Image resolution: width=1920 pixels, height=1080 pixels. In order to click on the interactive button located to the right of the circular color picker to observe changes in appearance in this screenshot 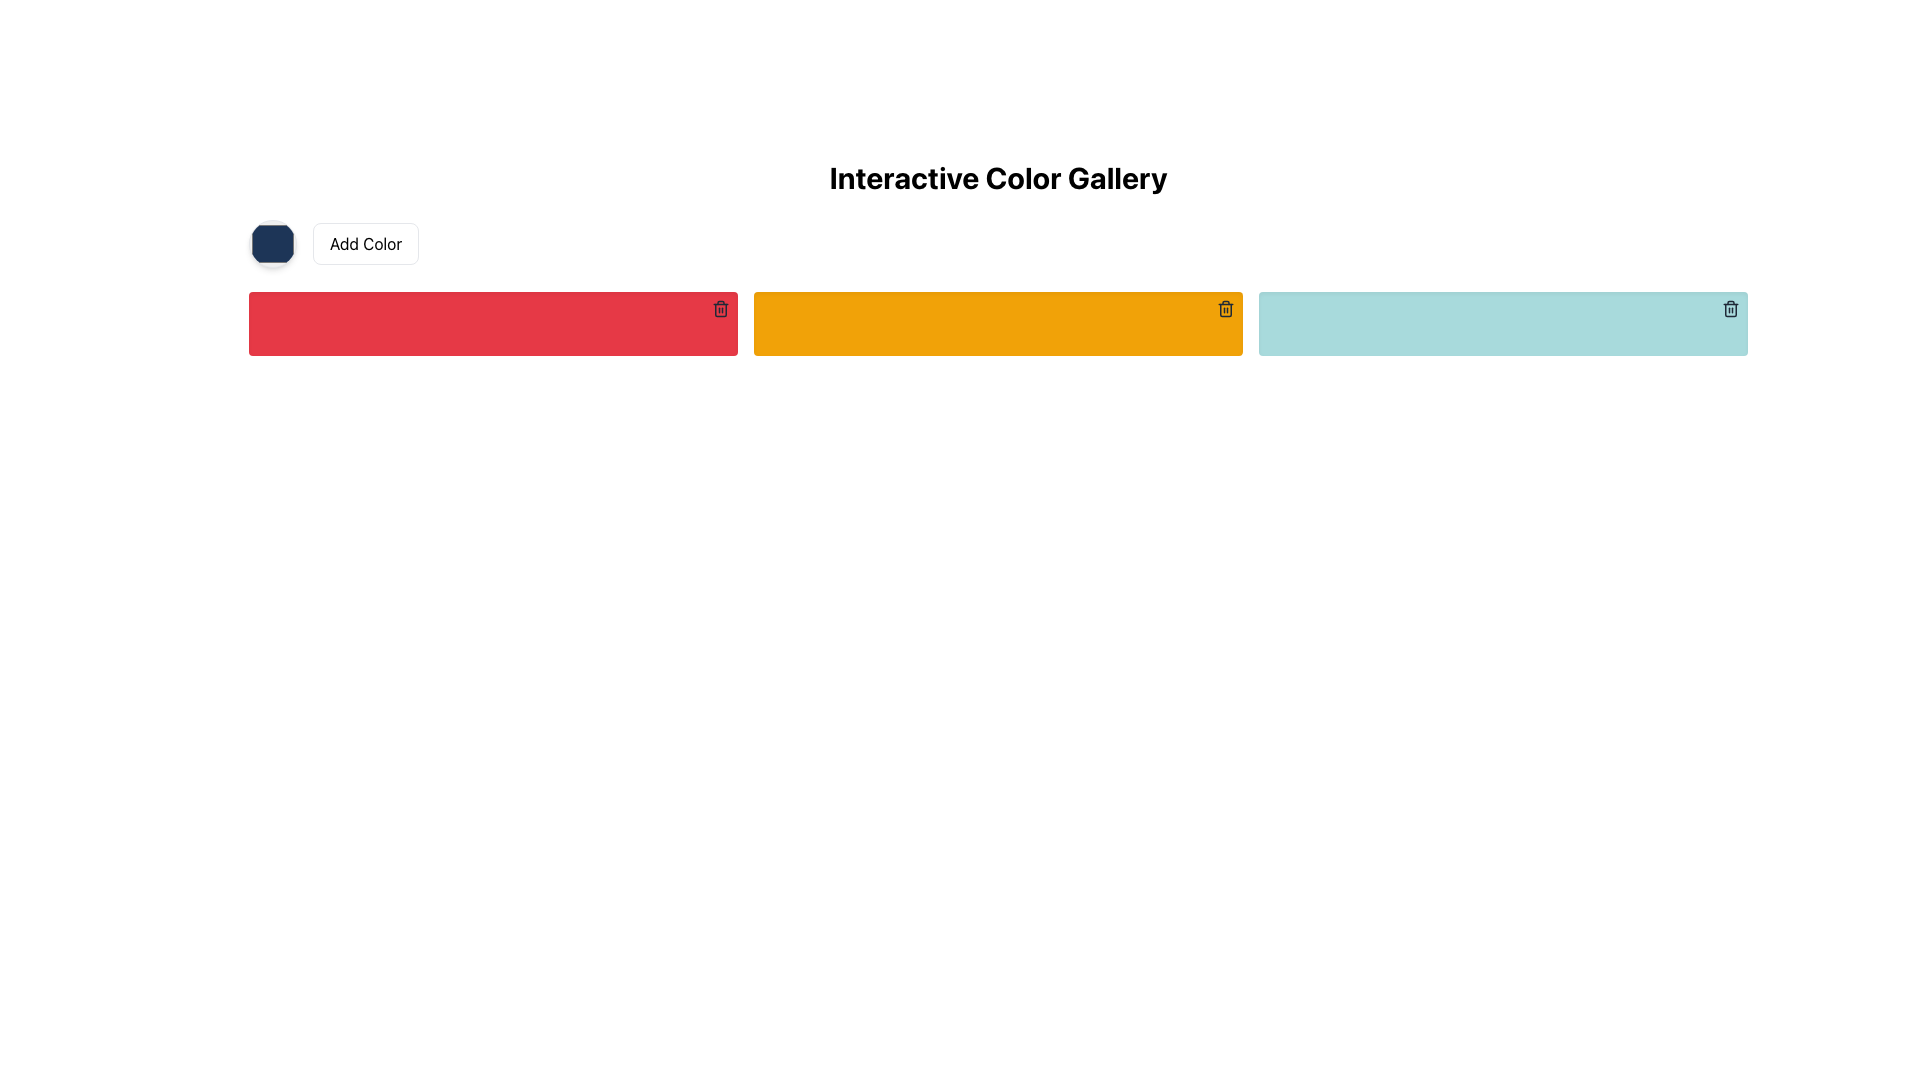, I will do `click(366, 242)`.